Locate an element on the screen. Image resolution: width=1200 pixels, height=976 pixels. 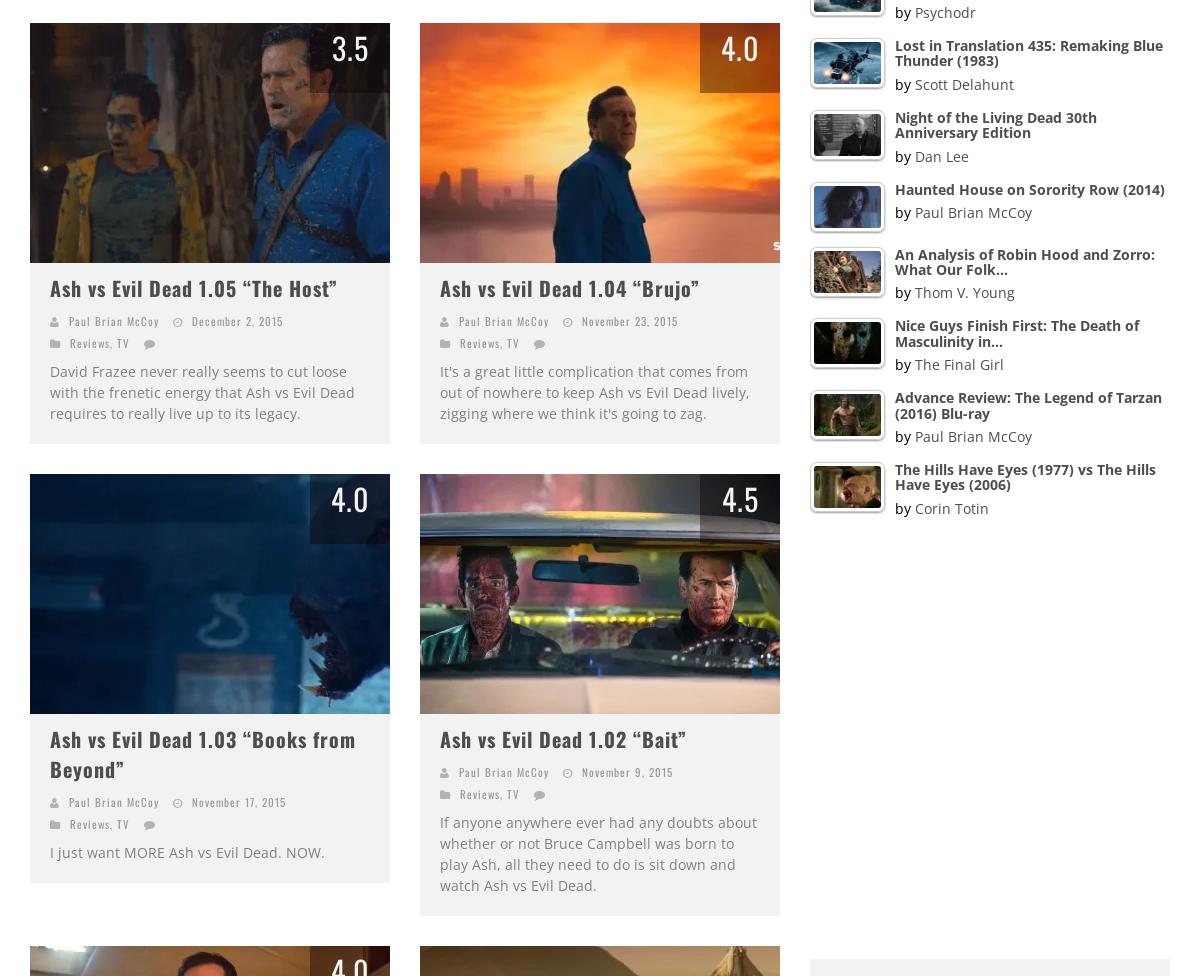
'An Analysis of Robin Hood and Zorro: What Our Folk…' is located at coordinates (1025, 260).